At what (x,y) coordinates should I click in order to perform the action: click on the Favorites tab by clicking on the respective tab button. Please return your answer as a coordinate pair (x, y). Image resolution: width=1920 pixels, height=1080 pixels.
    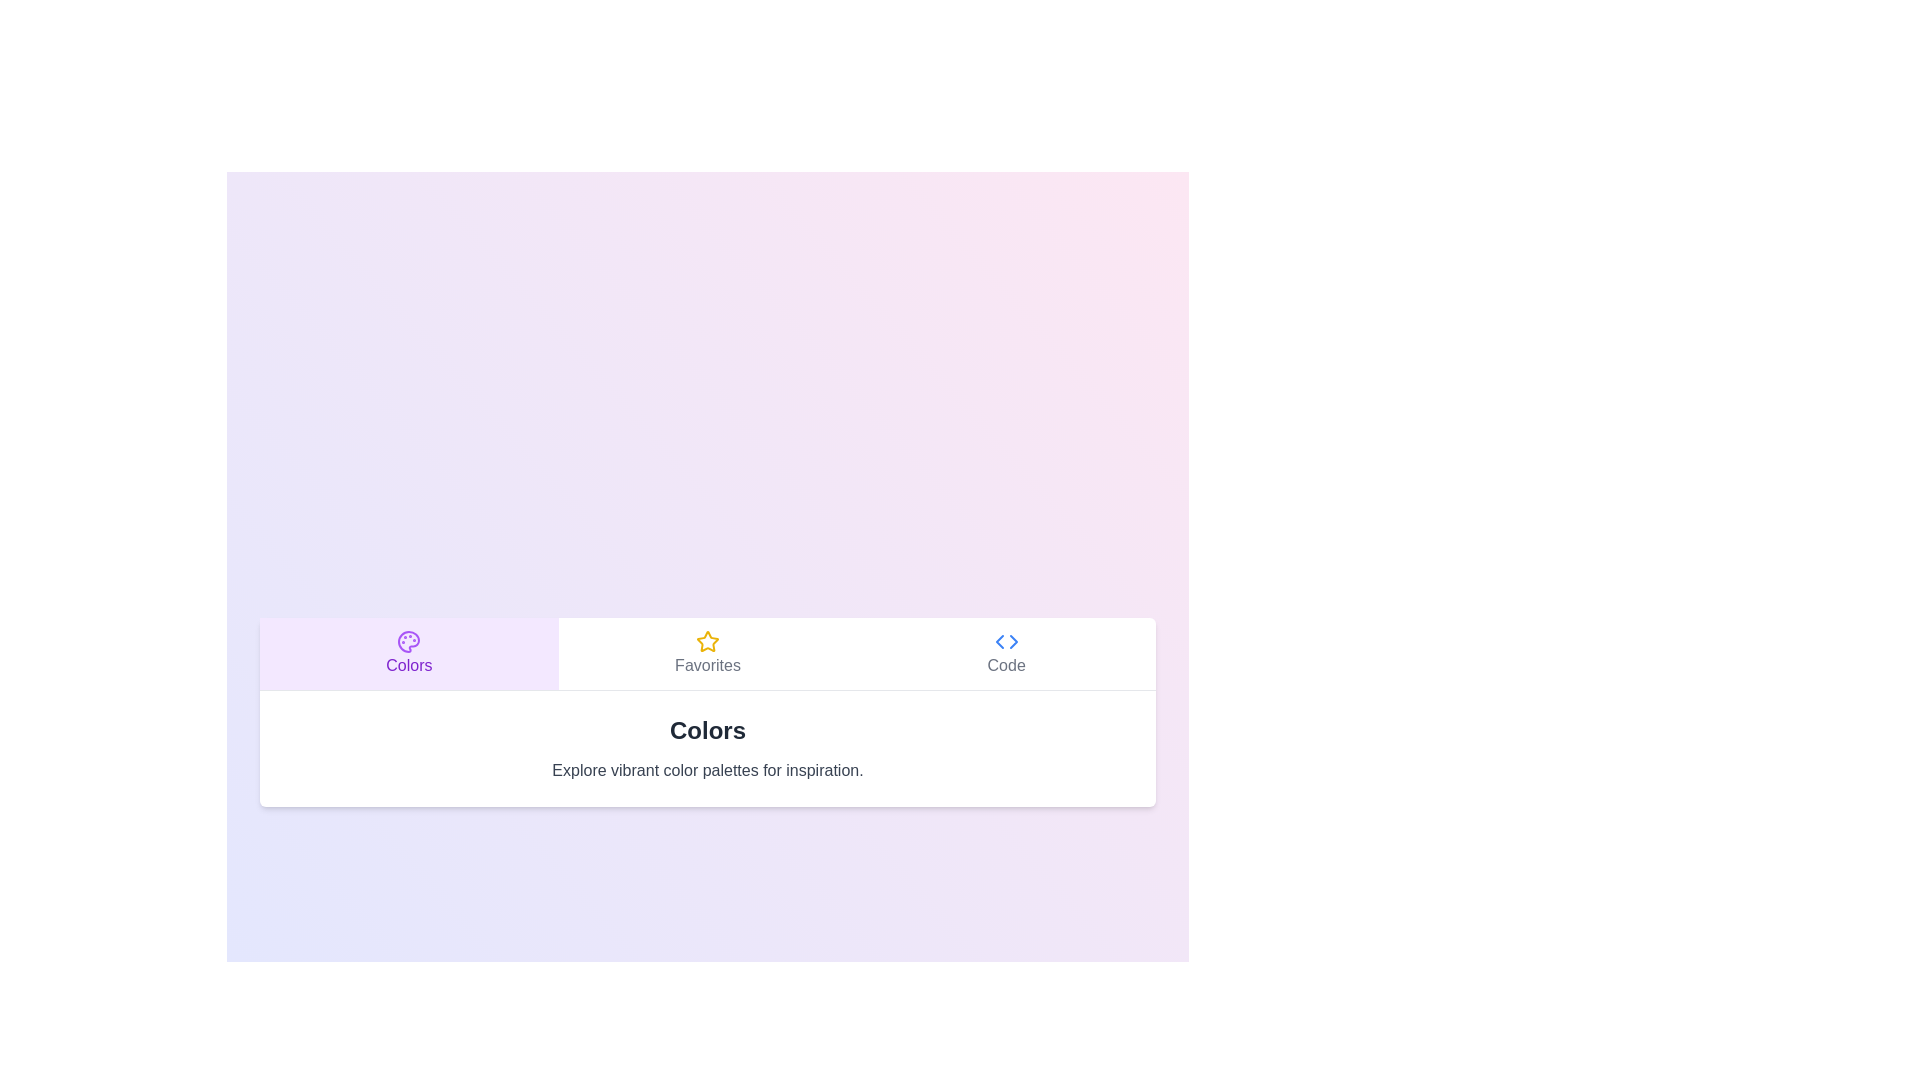
    Looking at the image, I should click on (708, 653).